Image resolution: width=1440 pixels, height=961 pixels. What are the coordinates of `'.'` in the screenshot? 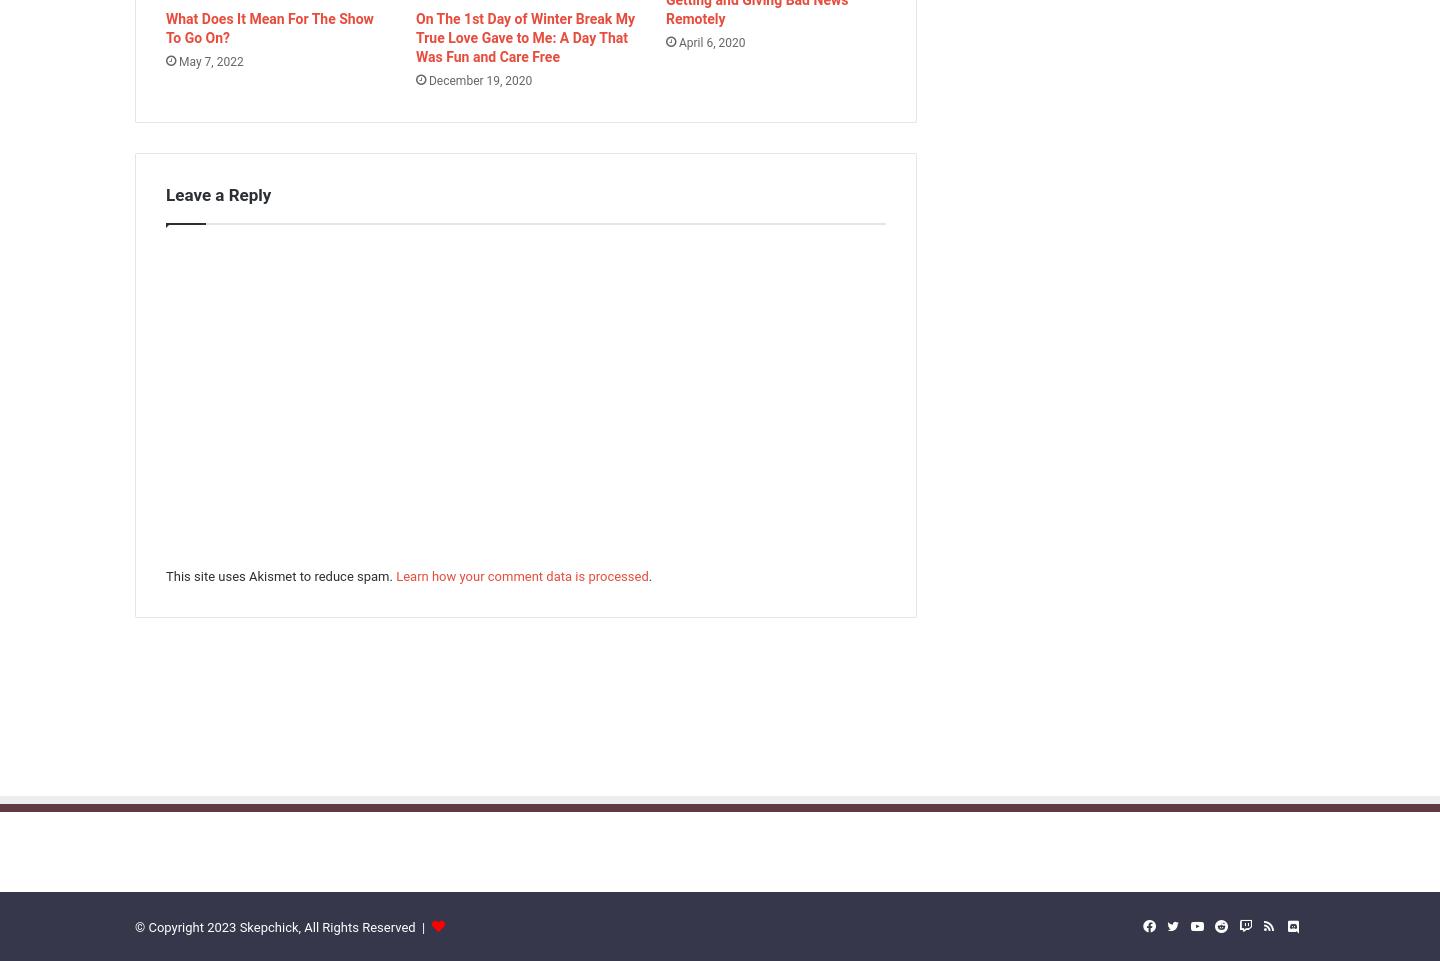 It's located at (649, 575).